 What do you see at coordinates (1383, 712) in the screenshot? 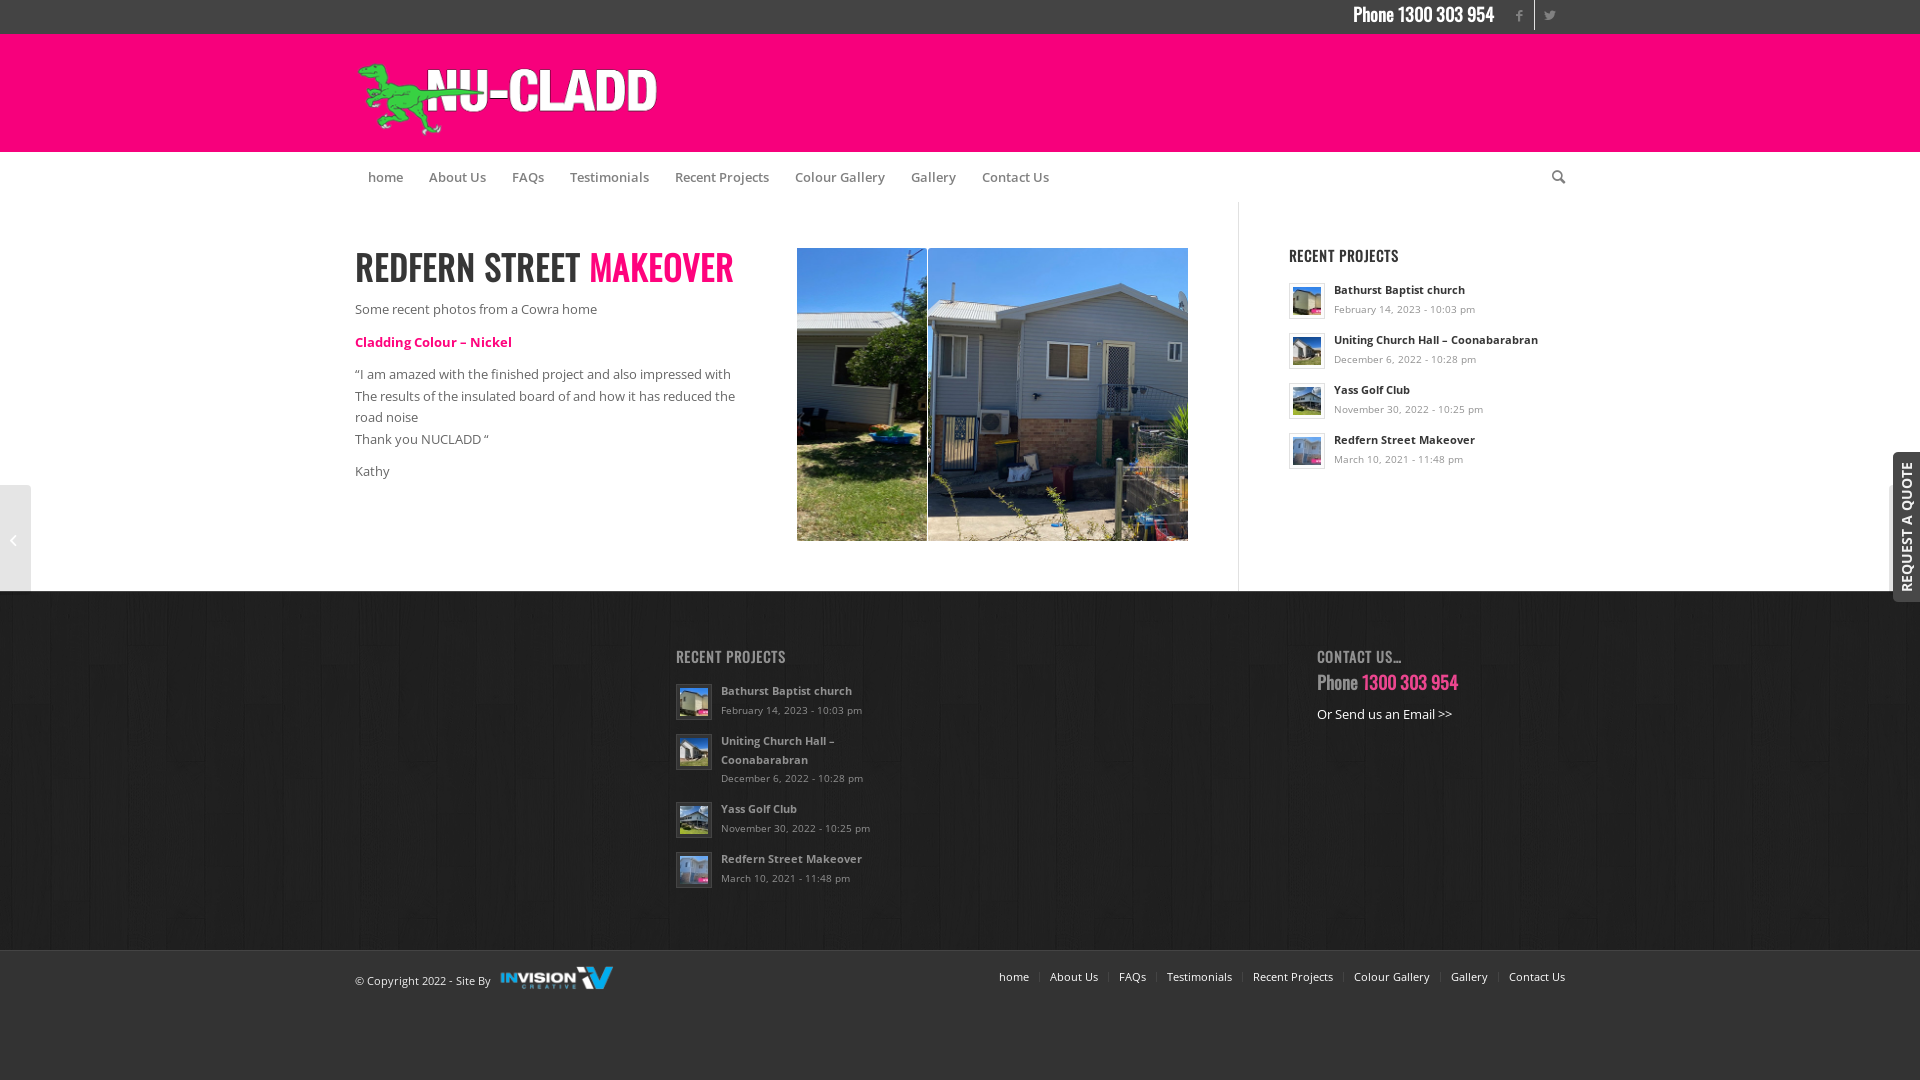
I see `'Or Send us an Email >>'` at bounding box center [1383, 712].